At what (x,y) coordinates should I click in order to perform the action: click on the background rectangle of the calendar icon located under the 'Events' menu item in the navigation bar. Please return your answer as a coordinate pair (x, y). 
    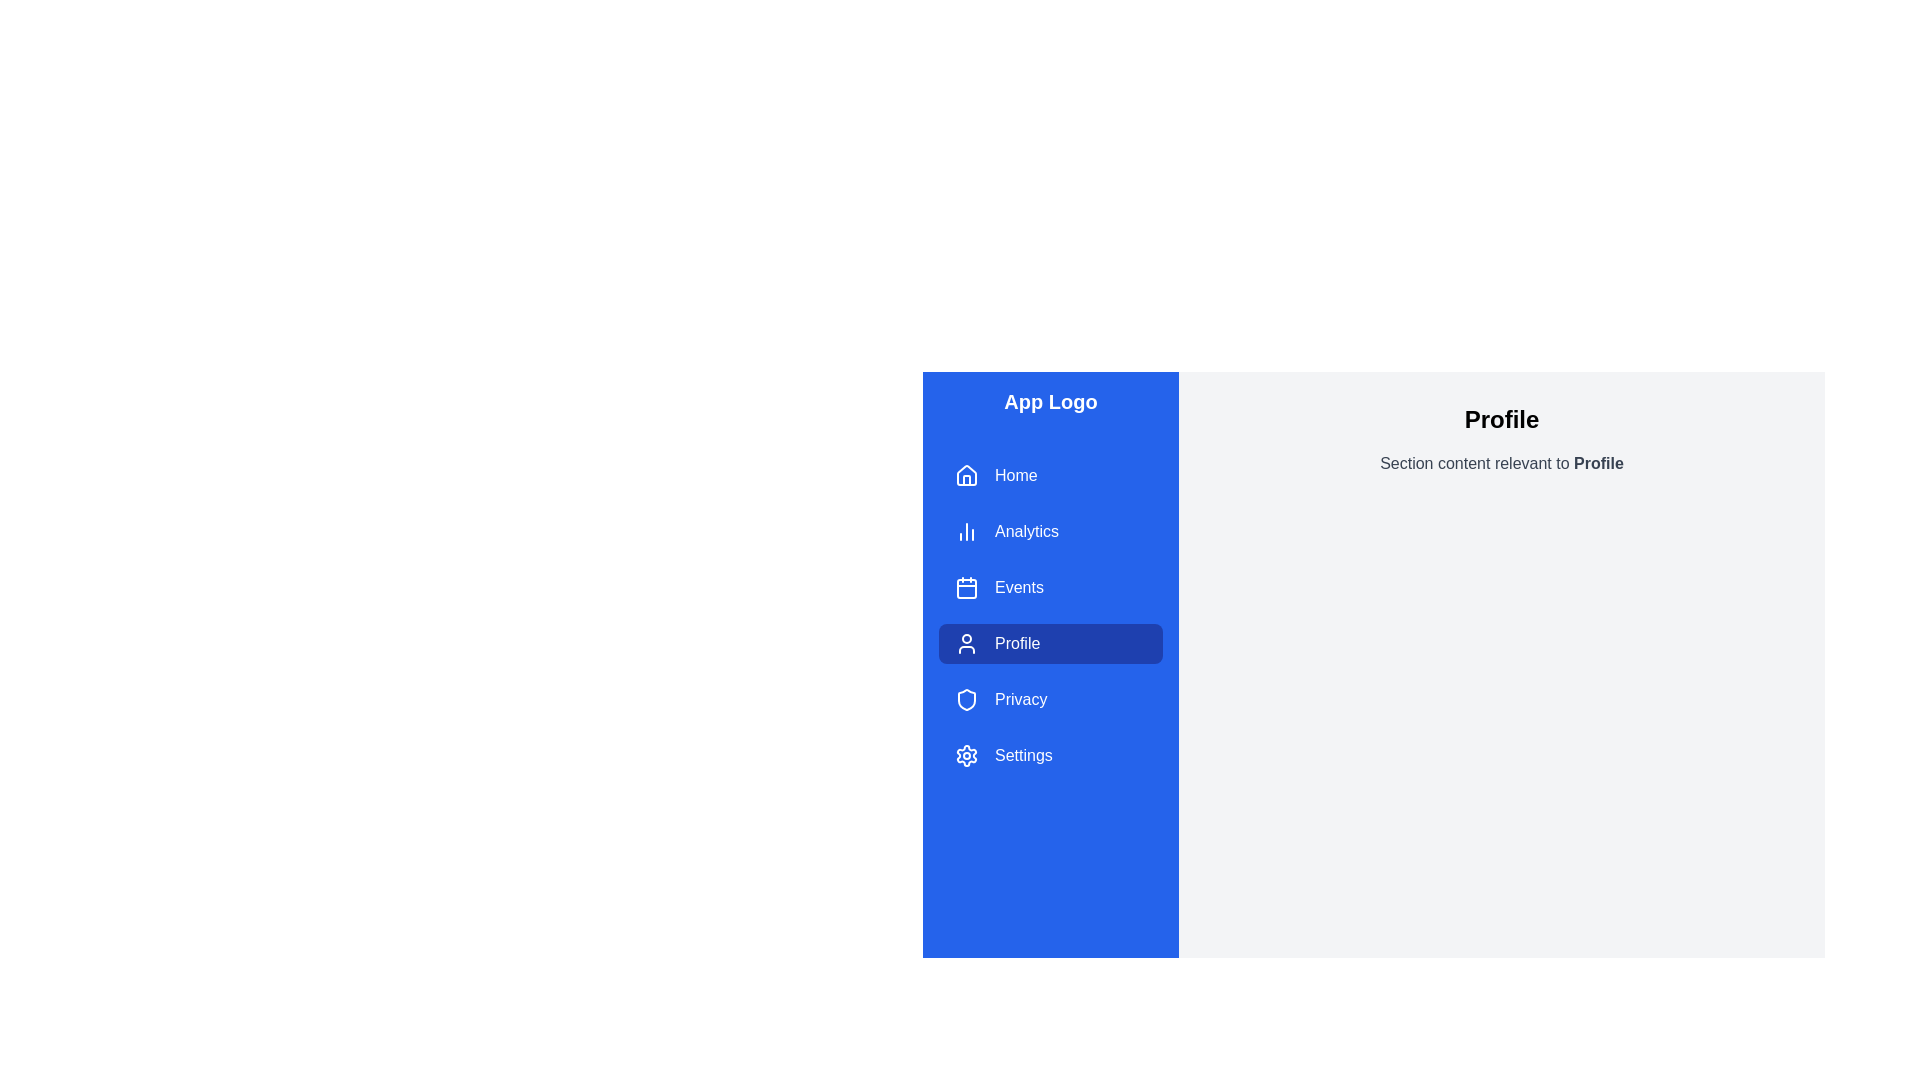
    Looking at the image, I should click on (966, 588).